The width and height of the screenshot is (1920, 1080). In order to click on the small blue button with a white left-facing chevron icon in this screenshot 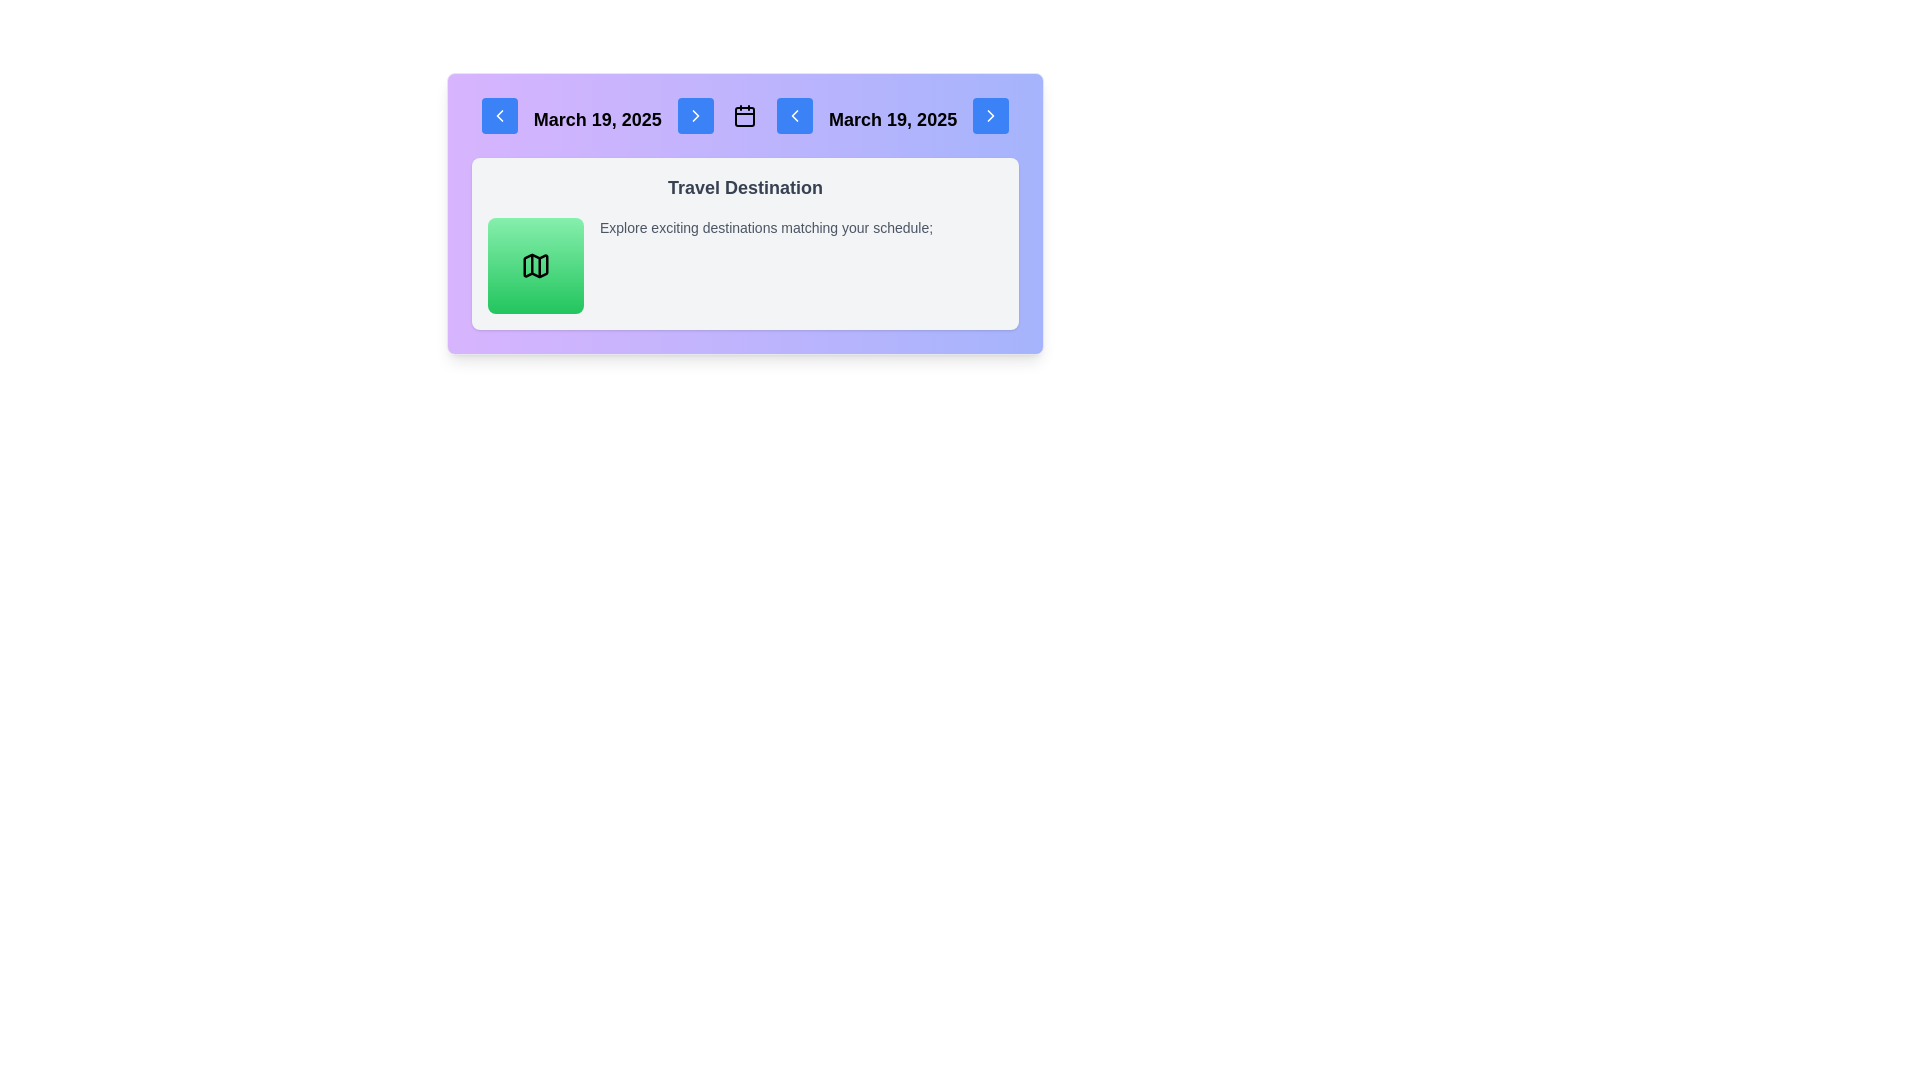, I will do `click(794, 115)`.